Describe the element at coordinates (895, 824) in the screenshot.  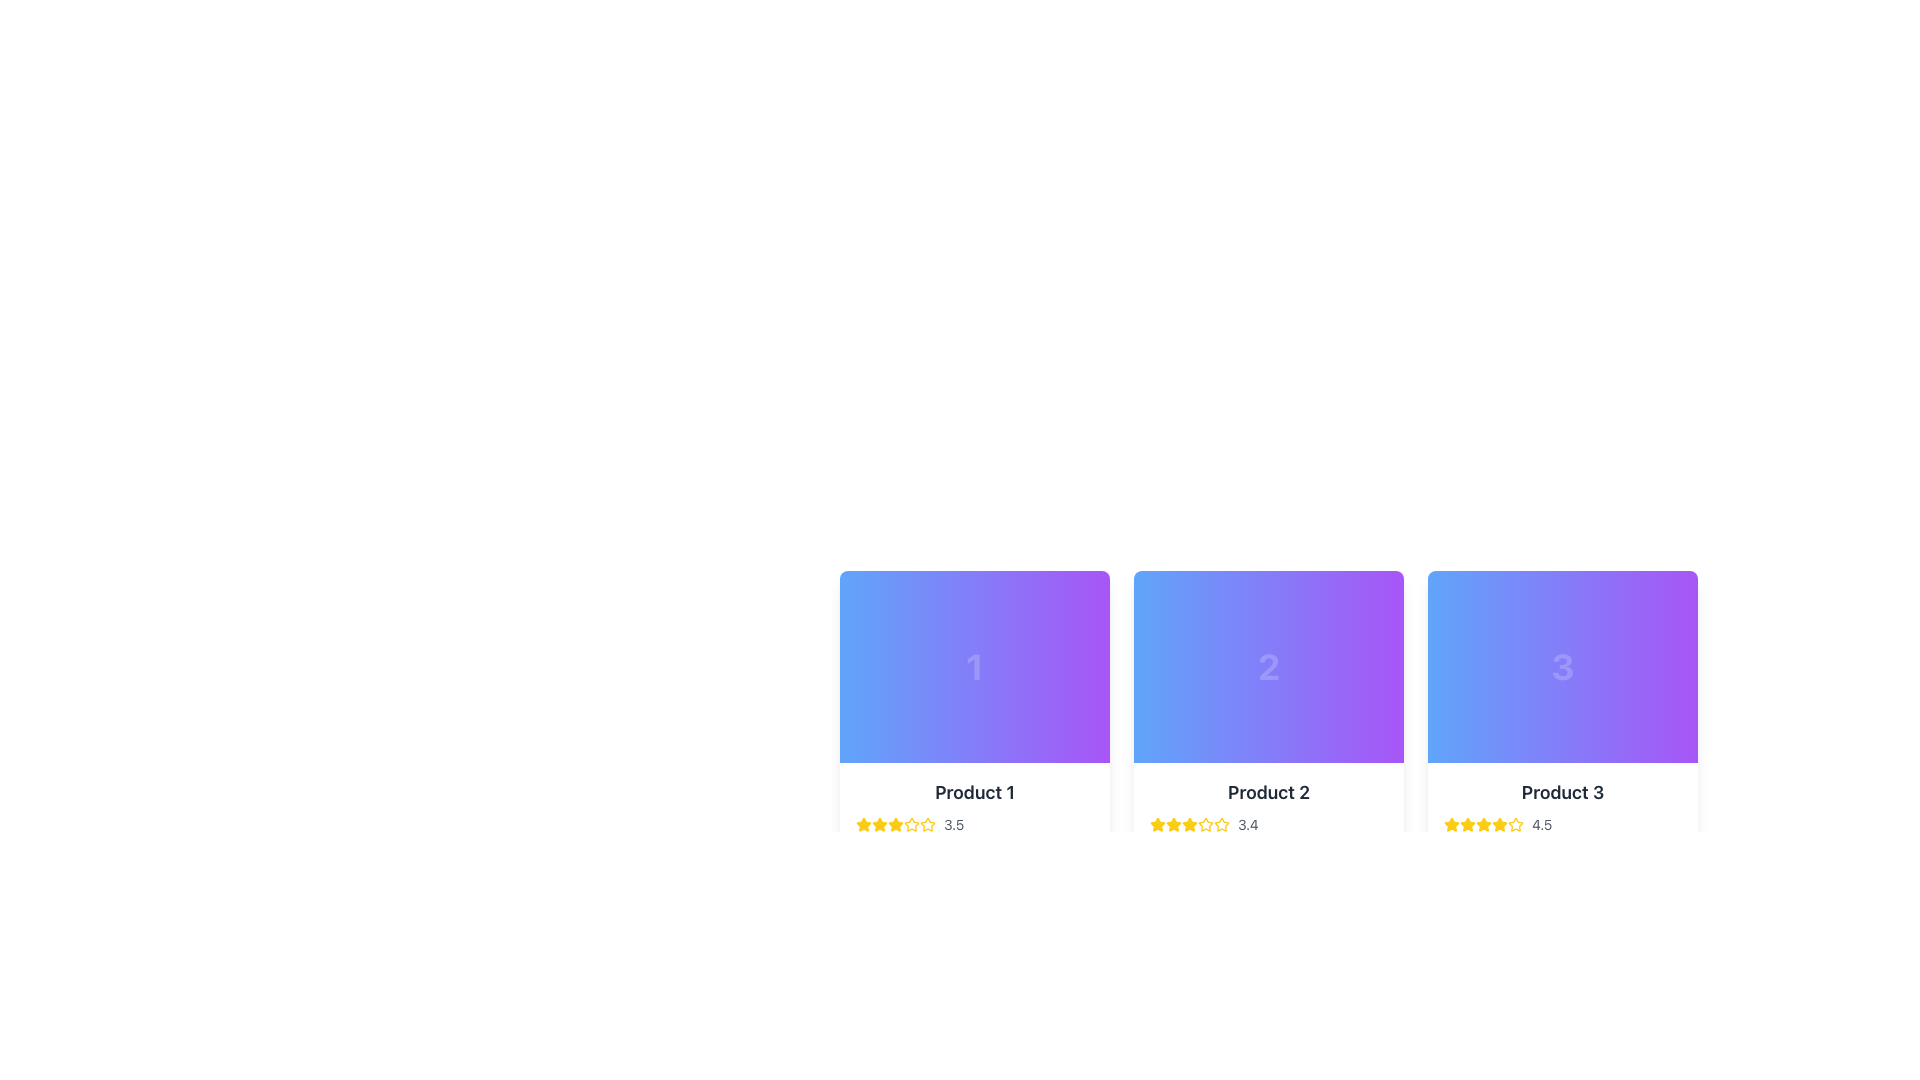
I see `the third star in the five-star rating system below the 'Product 1' card` at that location.